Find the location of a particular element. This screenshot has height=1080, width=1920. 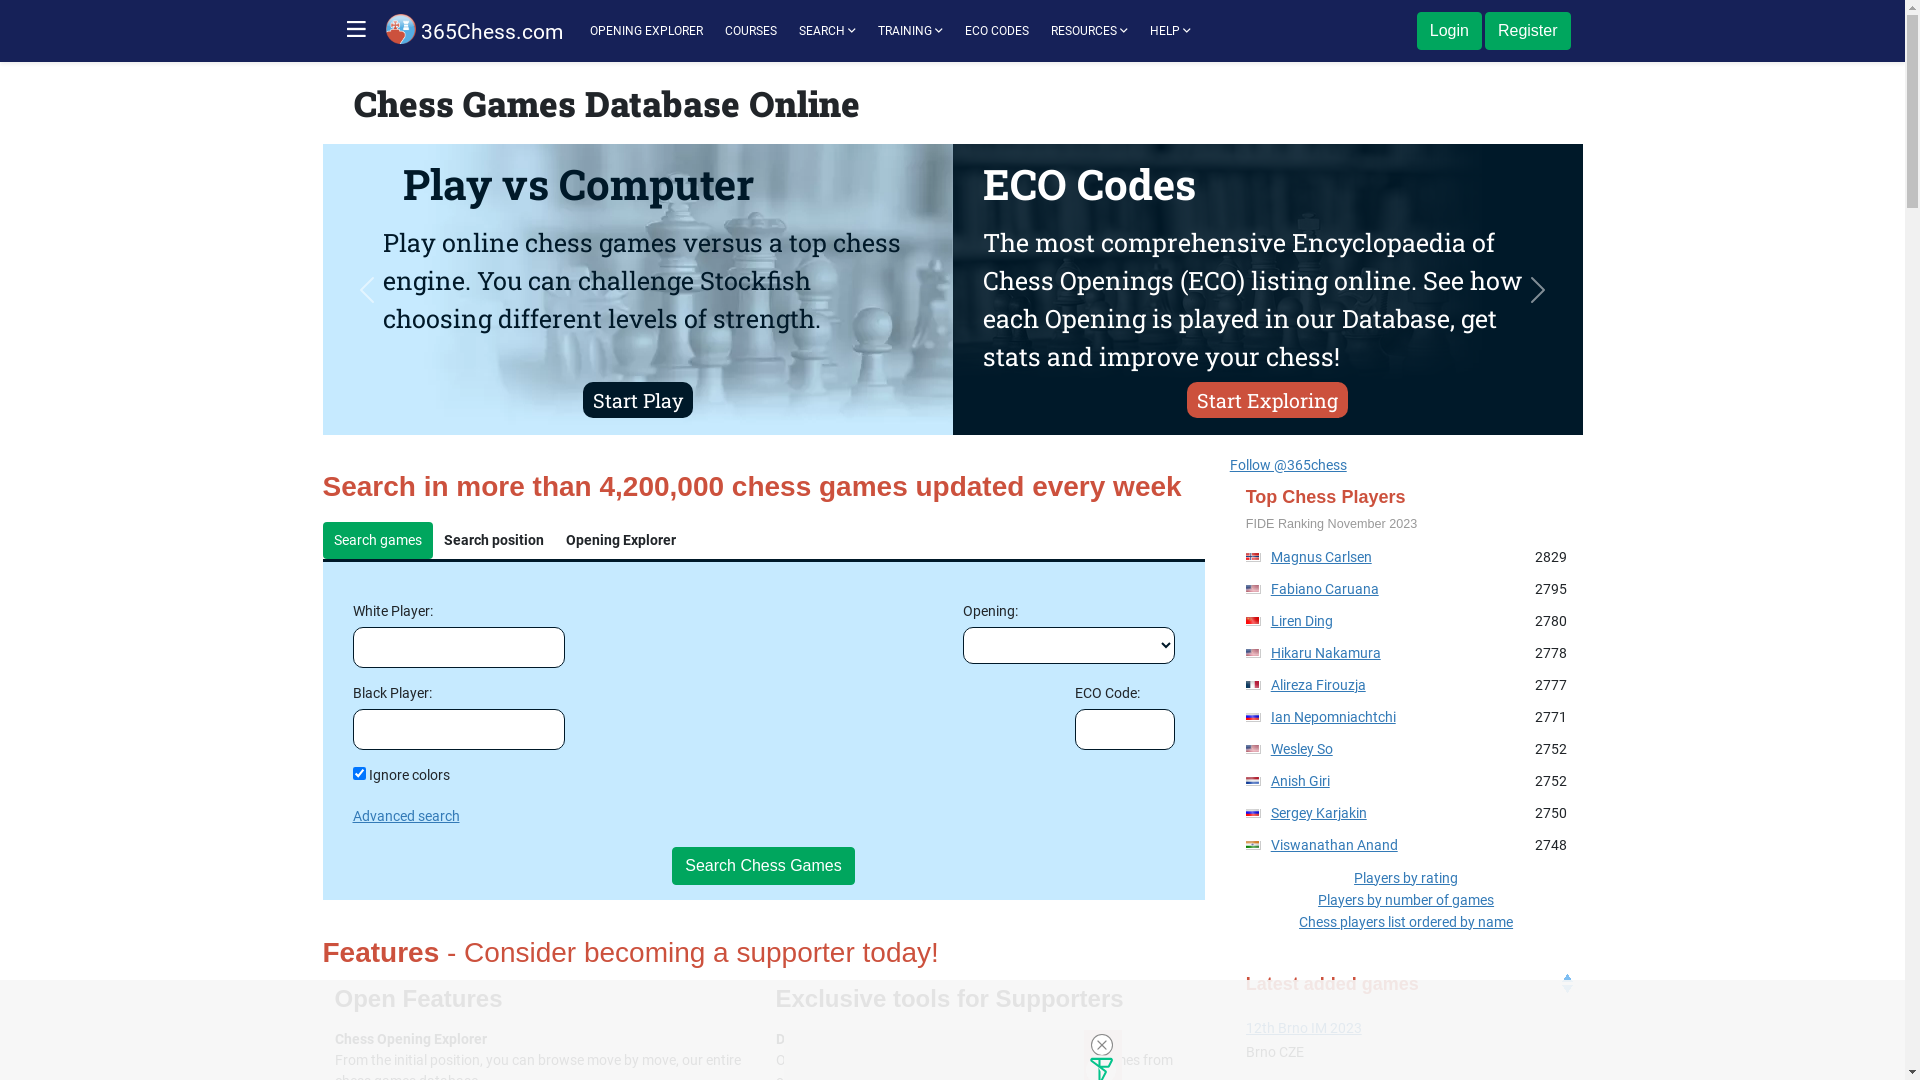

'Sergey Karjakin' is located at coordinates (1319, 813).